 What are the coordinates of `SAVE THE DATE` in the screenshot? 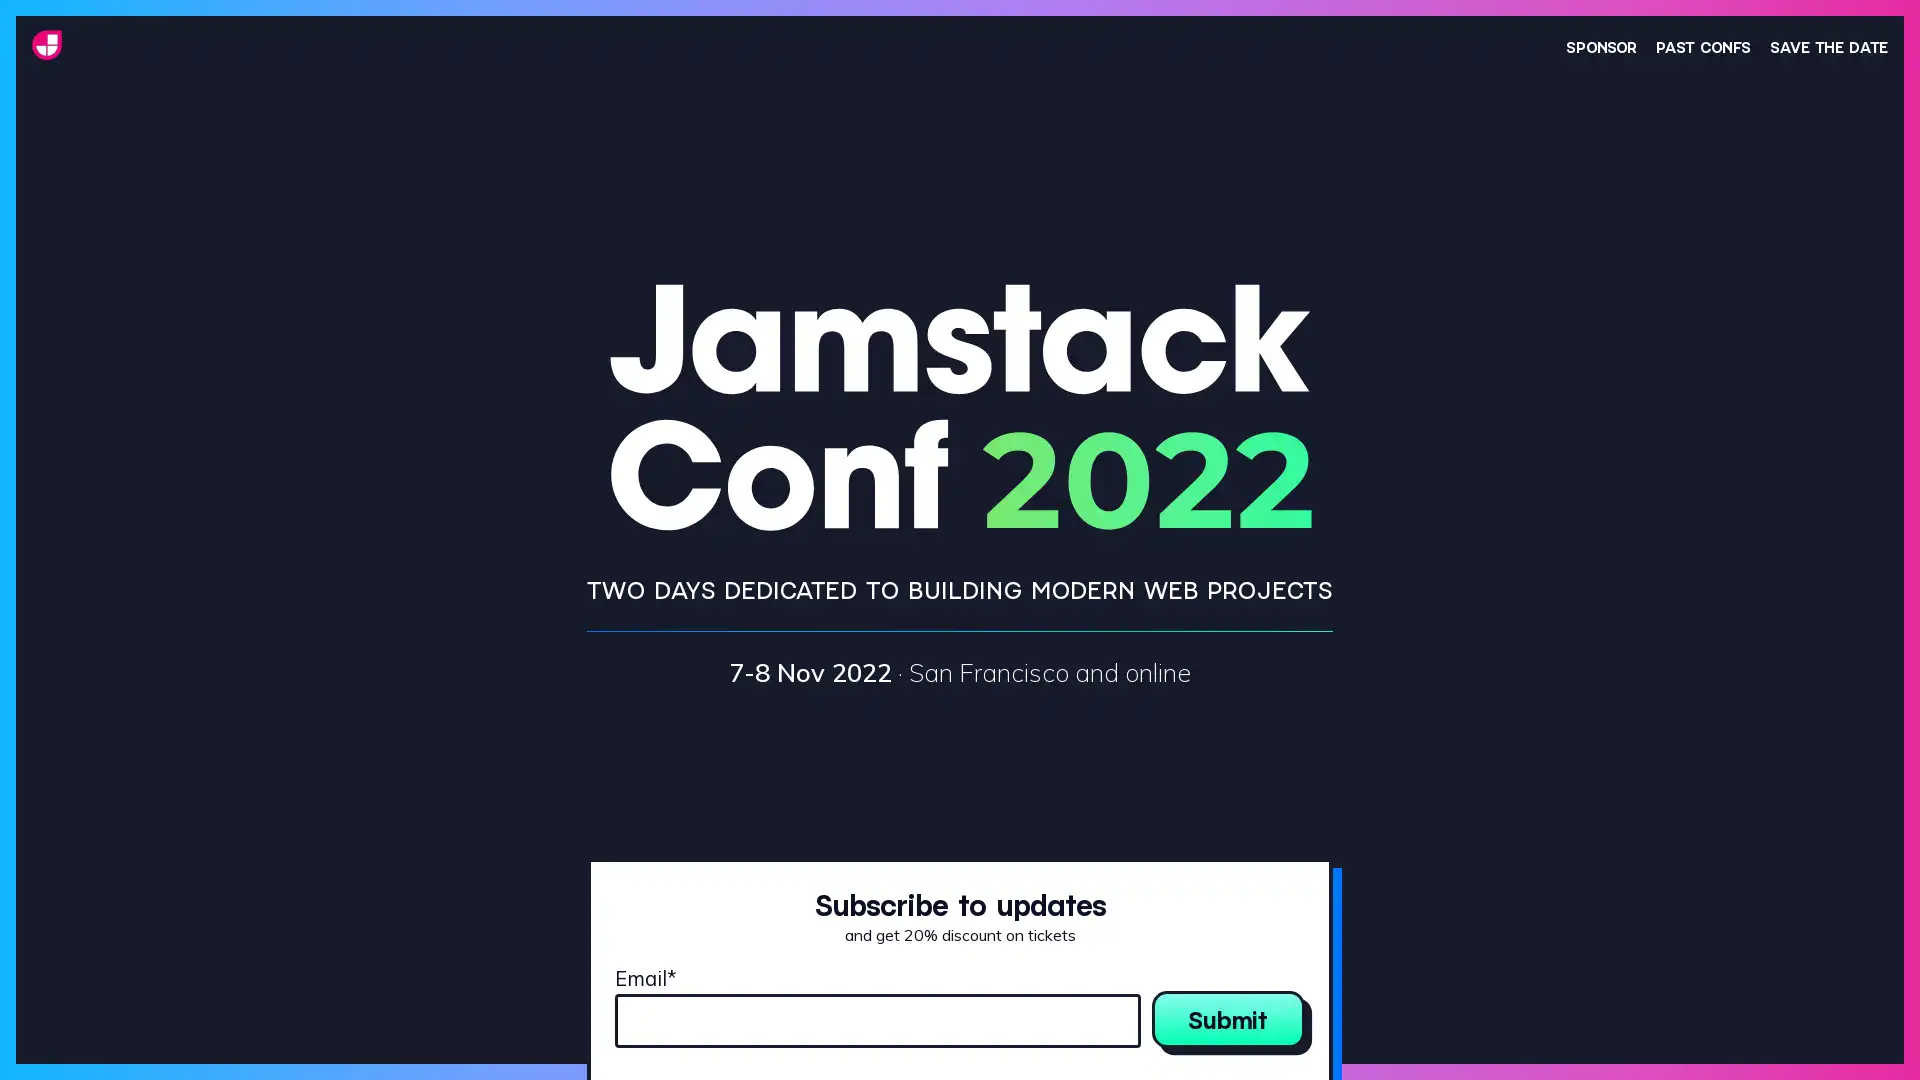 It's located at (1828, 45).